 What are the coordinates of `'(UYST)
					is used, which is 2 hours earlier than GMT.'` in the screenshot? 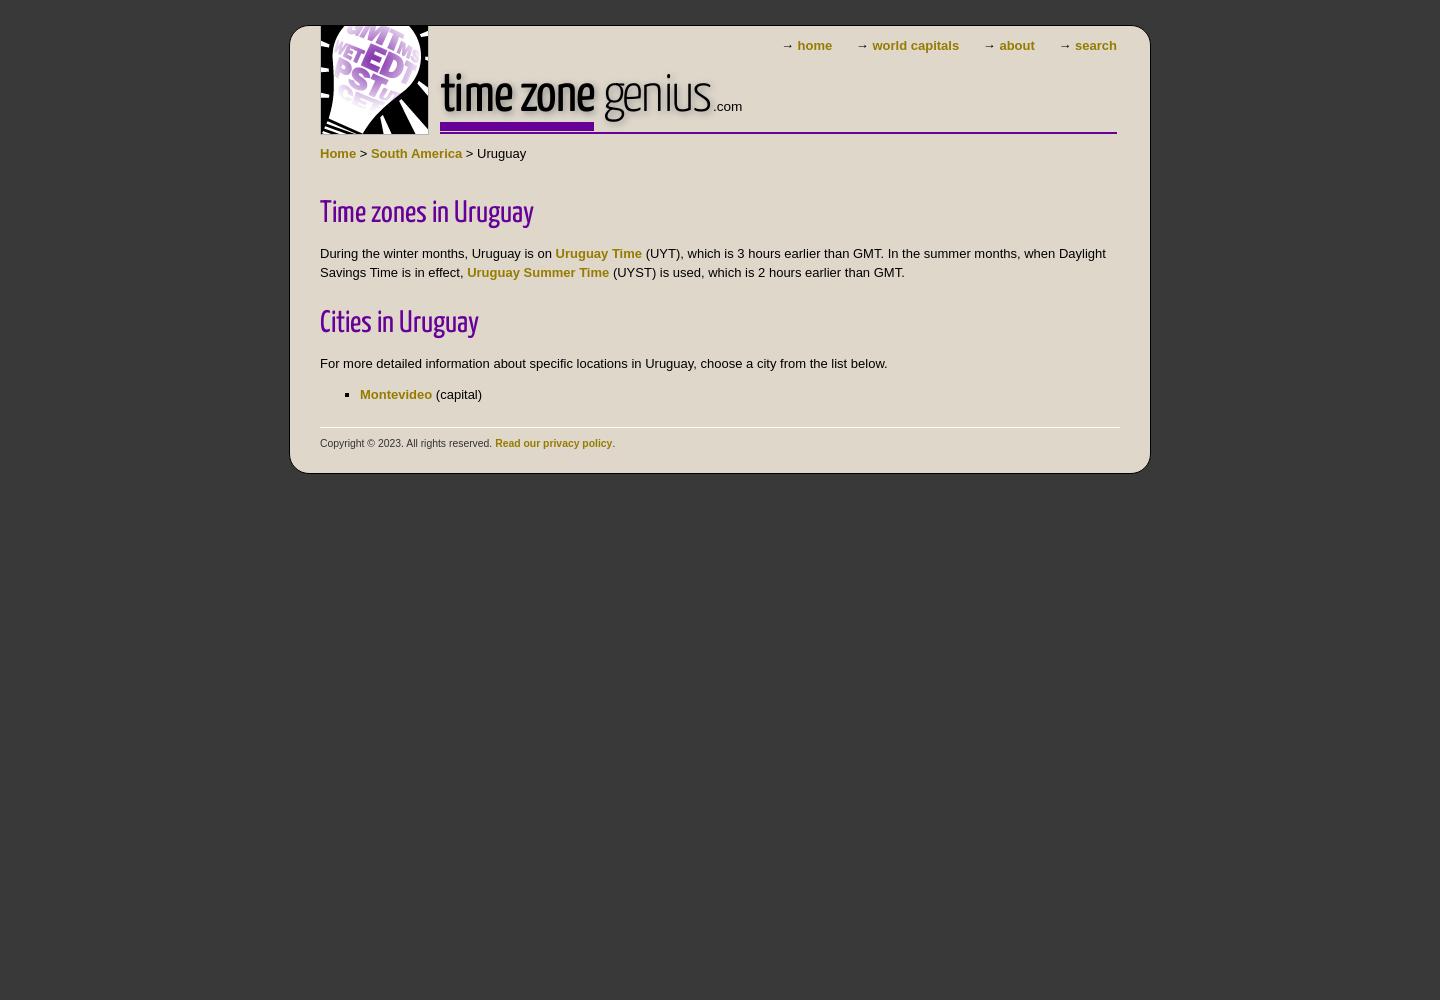 It's located at (755, 272).